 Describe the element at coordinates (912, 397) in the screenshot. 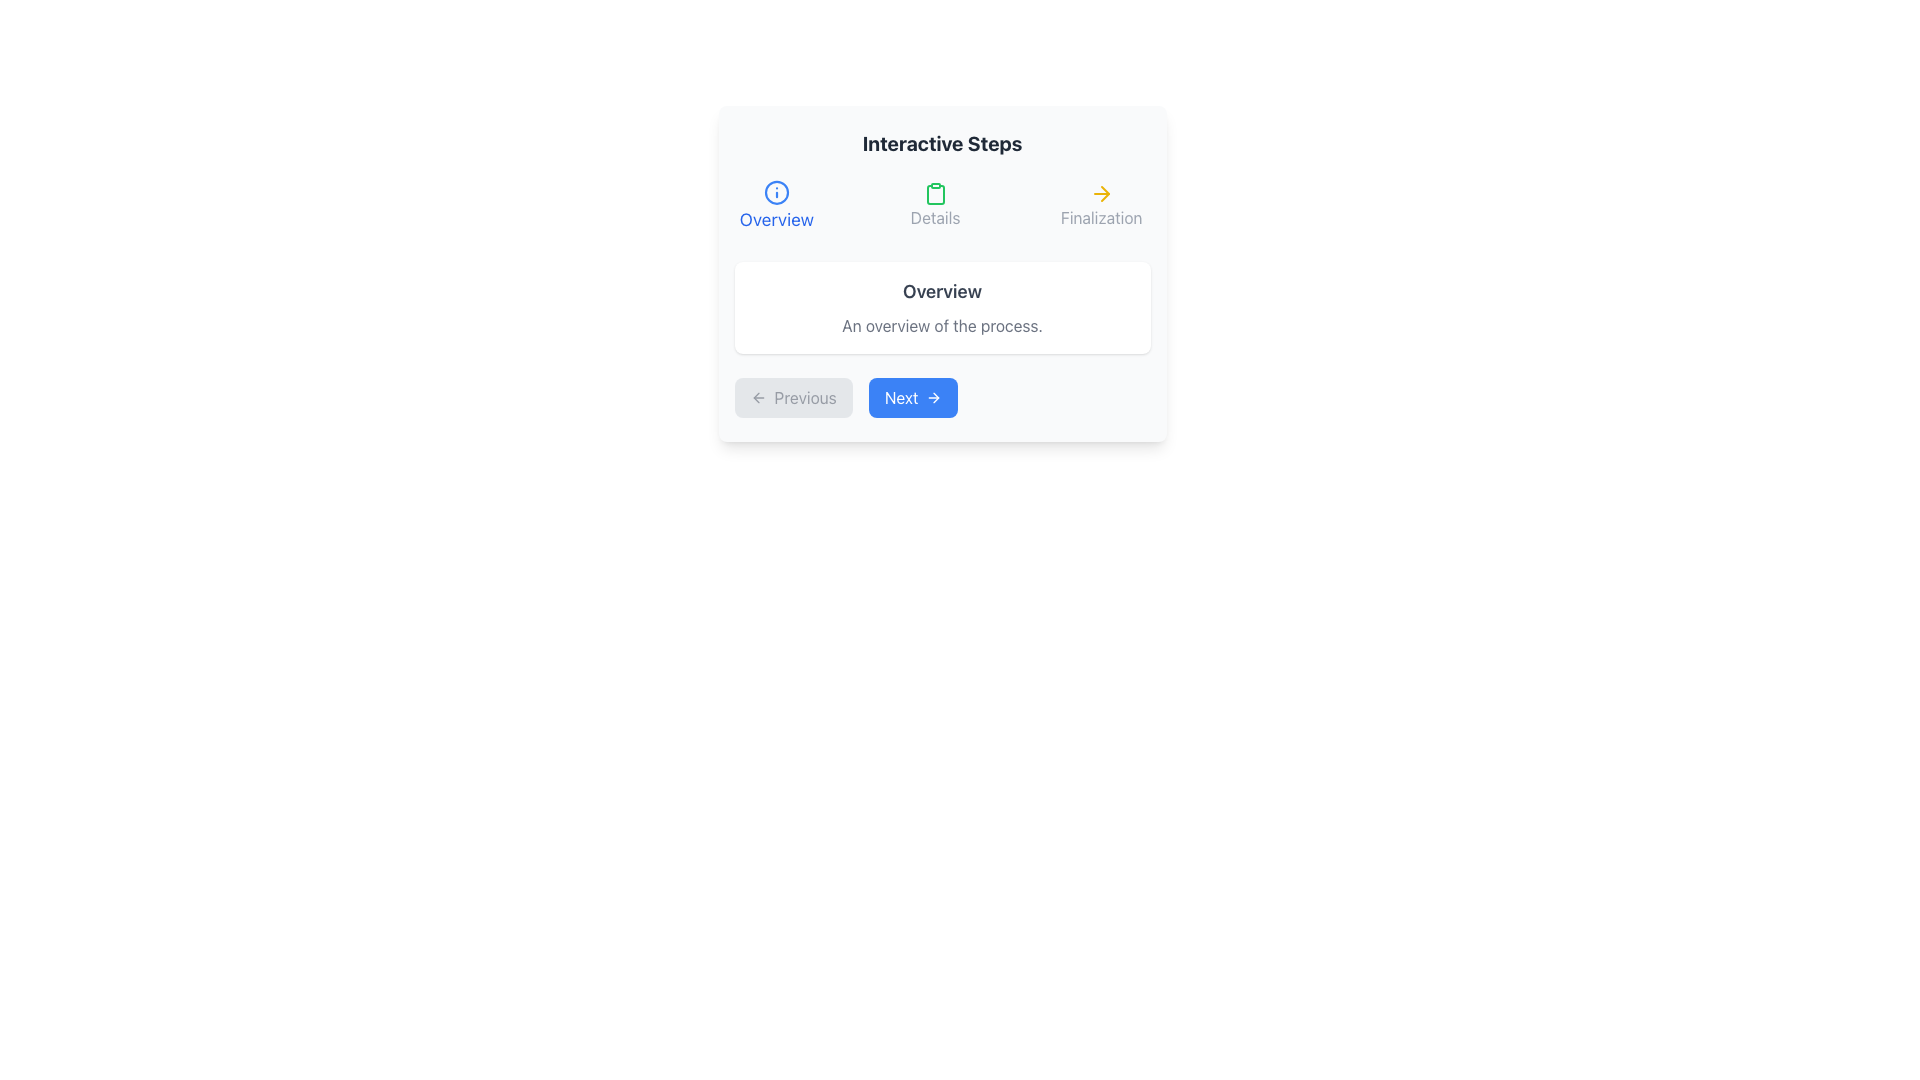

I see `the 'Next' button located at the bottom center of the interface` at that location.